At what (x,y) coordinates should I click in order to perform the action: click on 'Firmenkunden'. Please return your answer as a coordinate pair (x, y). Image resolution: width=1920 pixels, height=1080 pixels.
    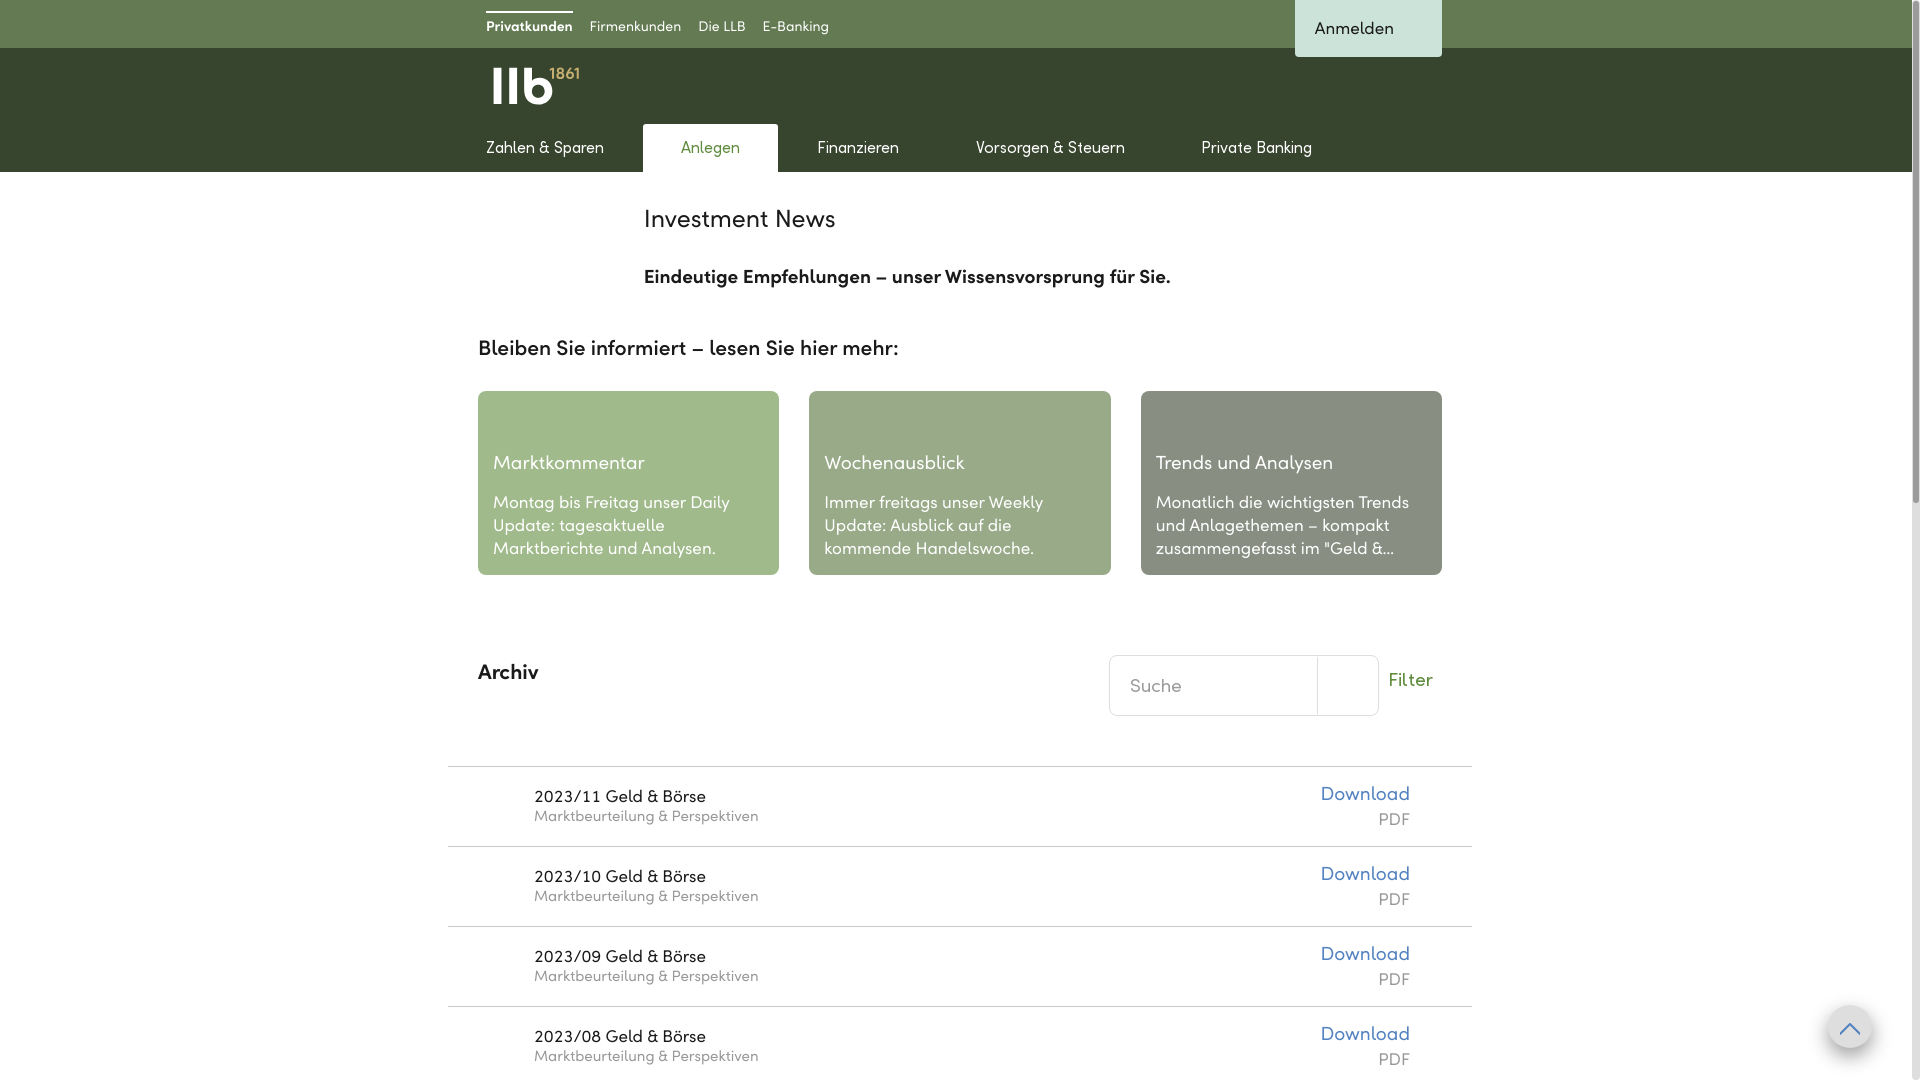
    Looking at the image, I should click on (634, 23).